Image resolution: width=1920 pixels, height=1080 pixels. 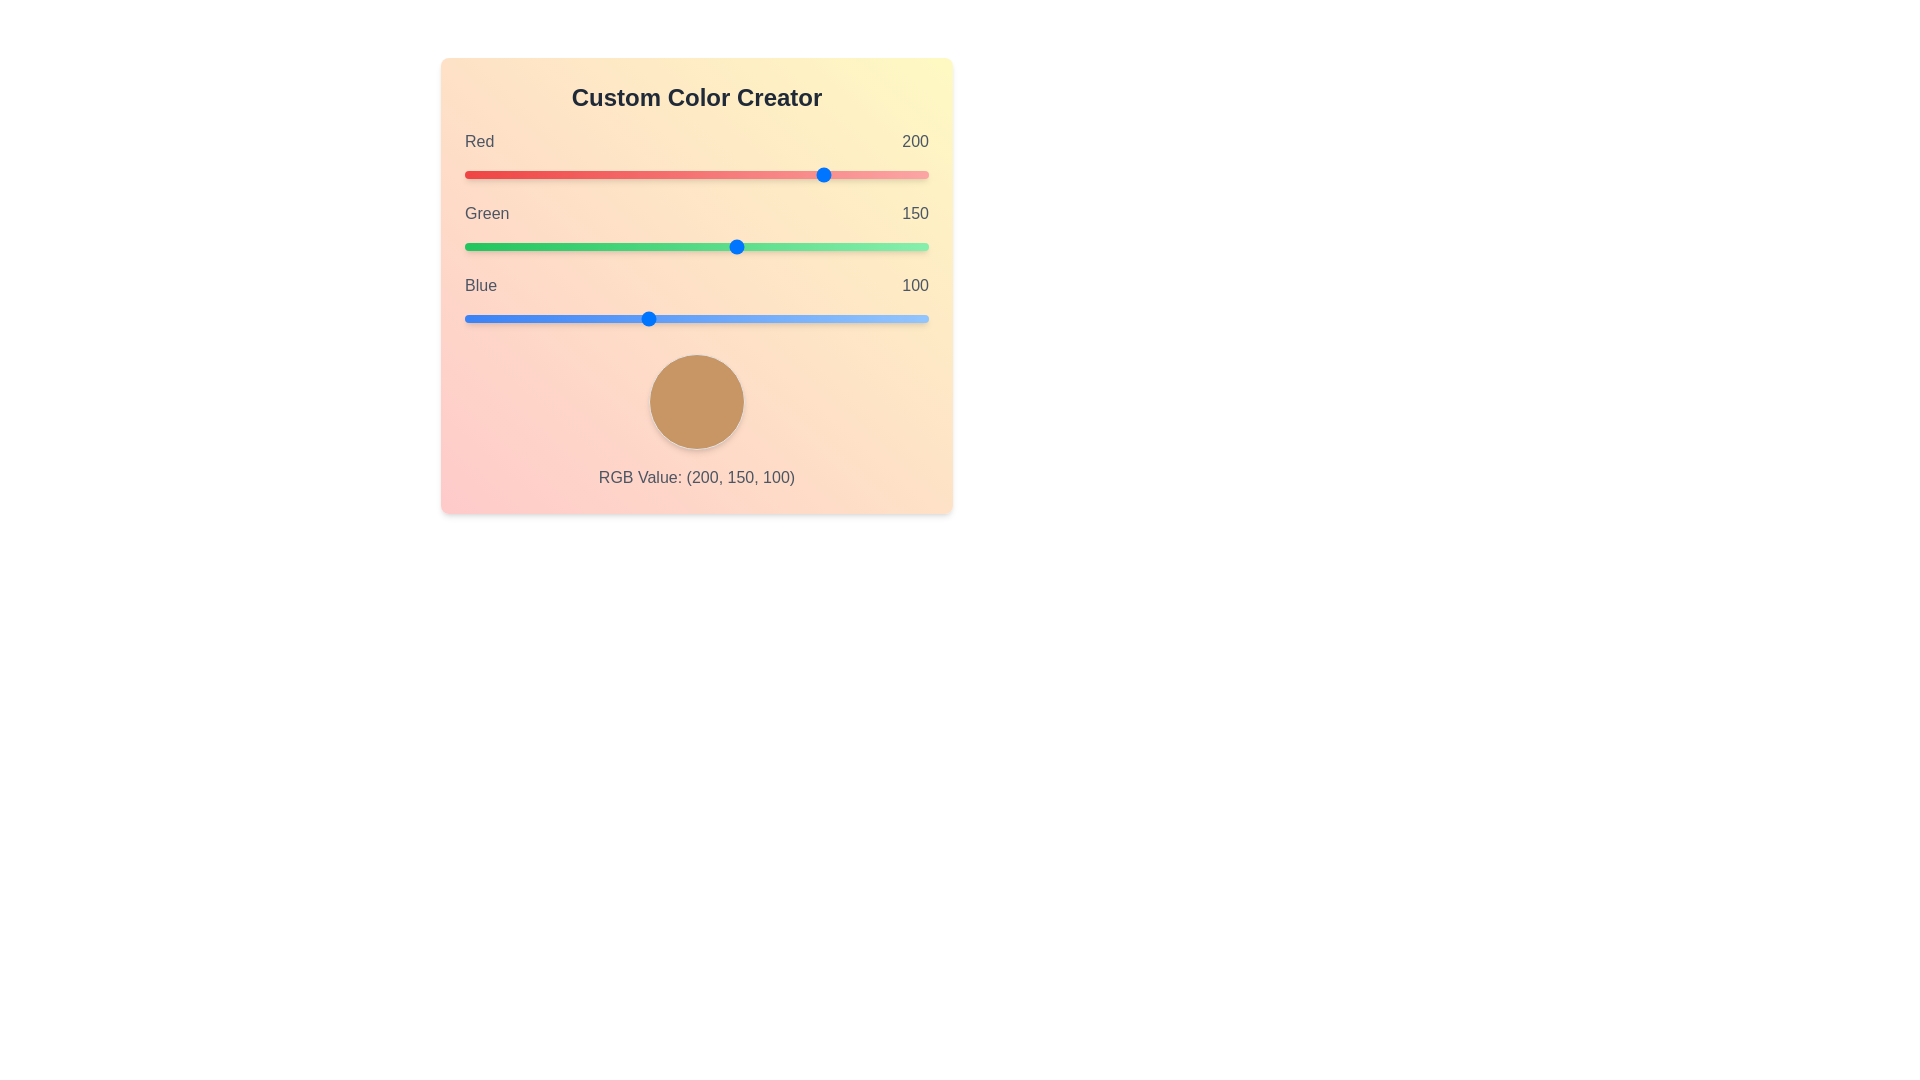 I want to click on the blue slider to set the blue value to 172, so click(x=776, y=318).